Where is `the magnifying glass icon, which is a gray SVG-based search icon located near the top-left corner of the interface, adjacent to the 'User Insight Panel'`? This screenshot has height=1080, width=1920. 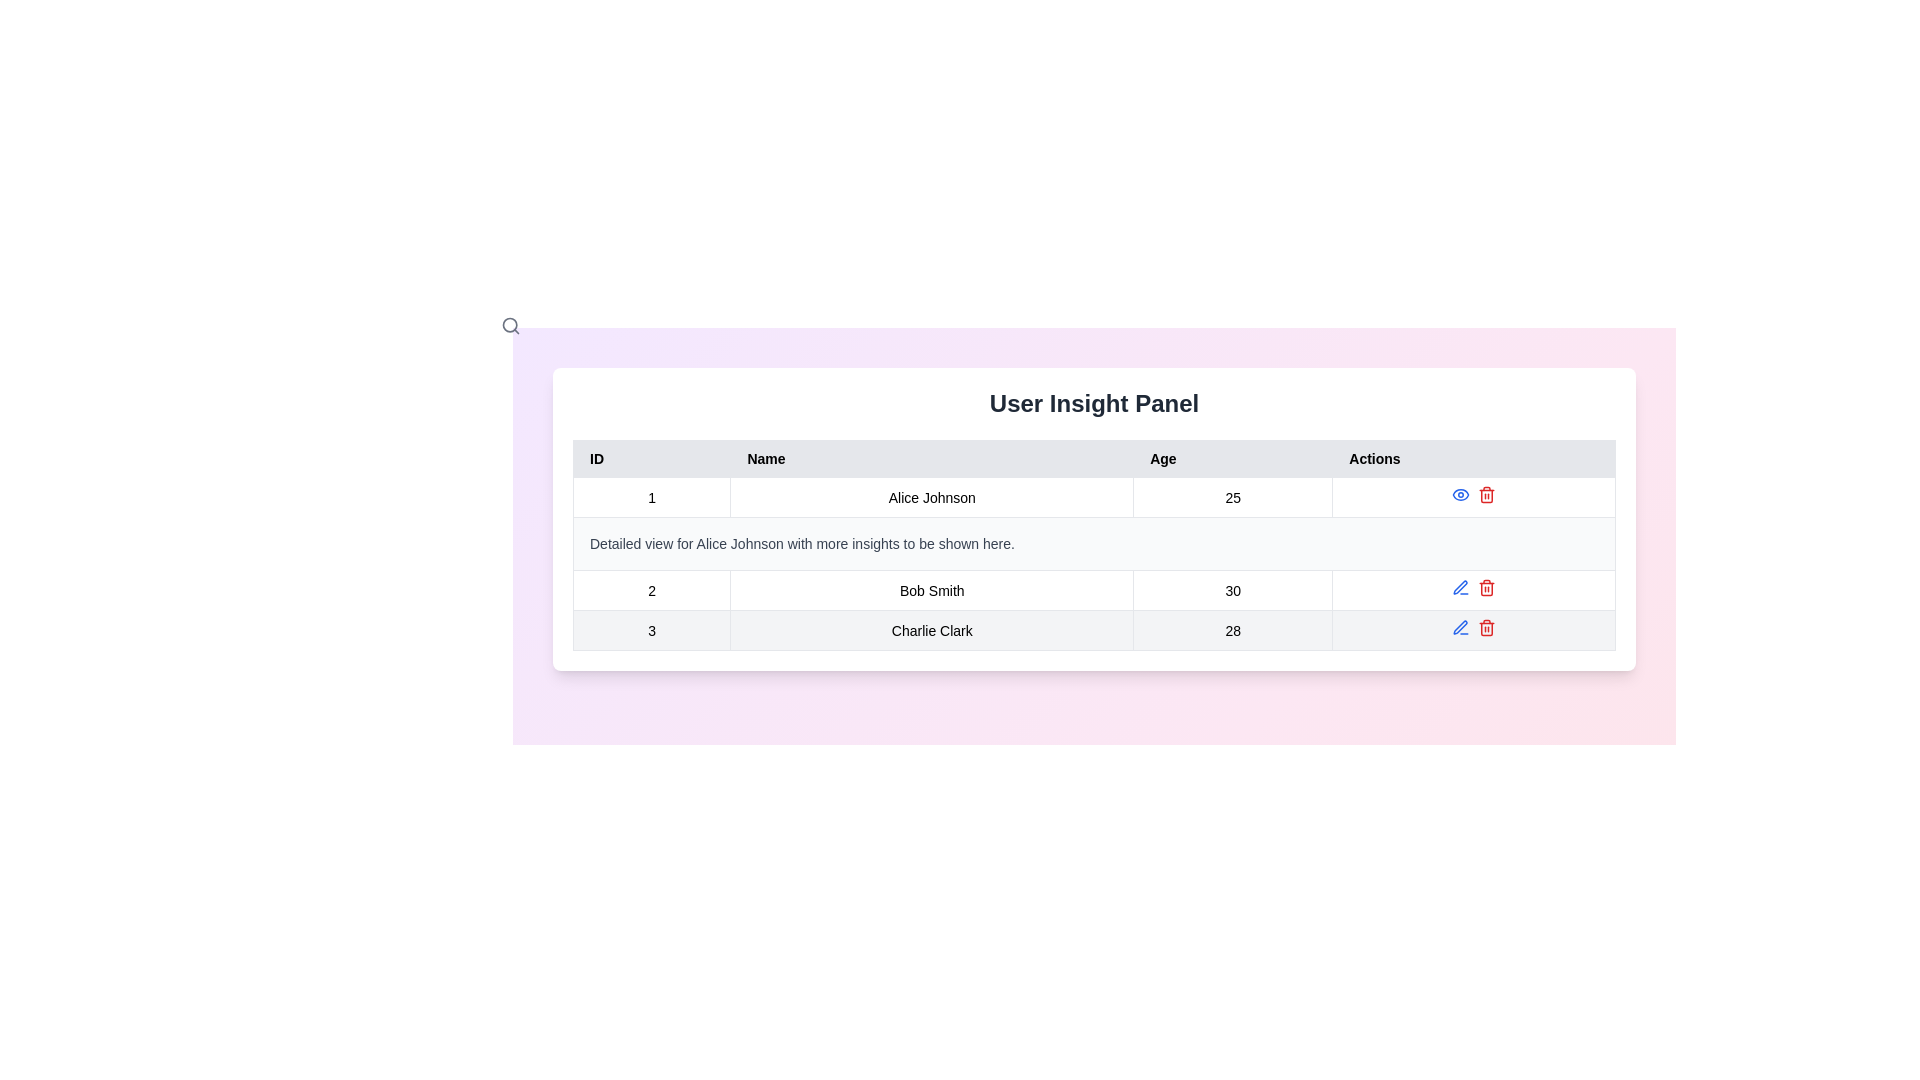 the magnifying glass icon, which is a gray SVG-based search icon located near the top-left corner of the interface, adjacent to the 'User Insight Panel' is located at coordinates (510, 325).